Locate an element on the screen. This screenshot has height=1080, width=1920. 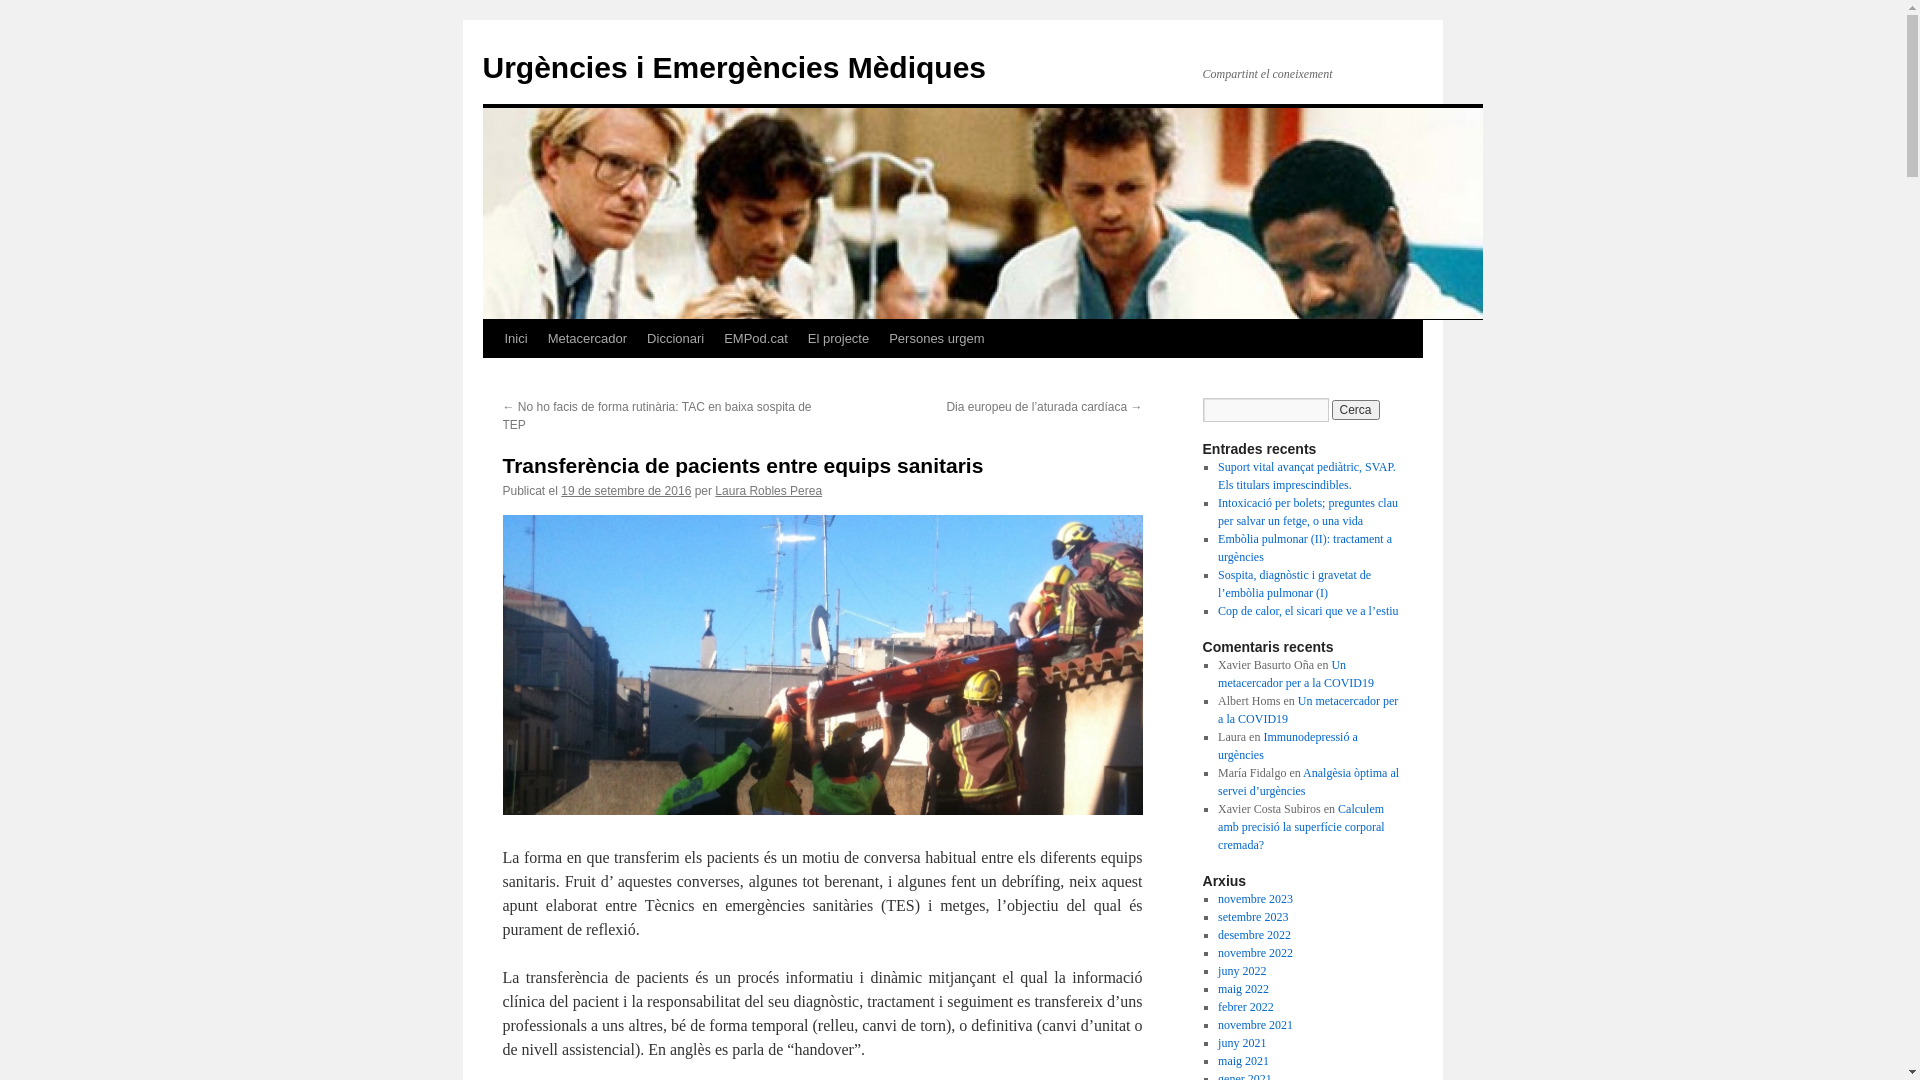
'EMPod.cat' is located at coordinates (755, 338).